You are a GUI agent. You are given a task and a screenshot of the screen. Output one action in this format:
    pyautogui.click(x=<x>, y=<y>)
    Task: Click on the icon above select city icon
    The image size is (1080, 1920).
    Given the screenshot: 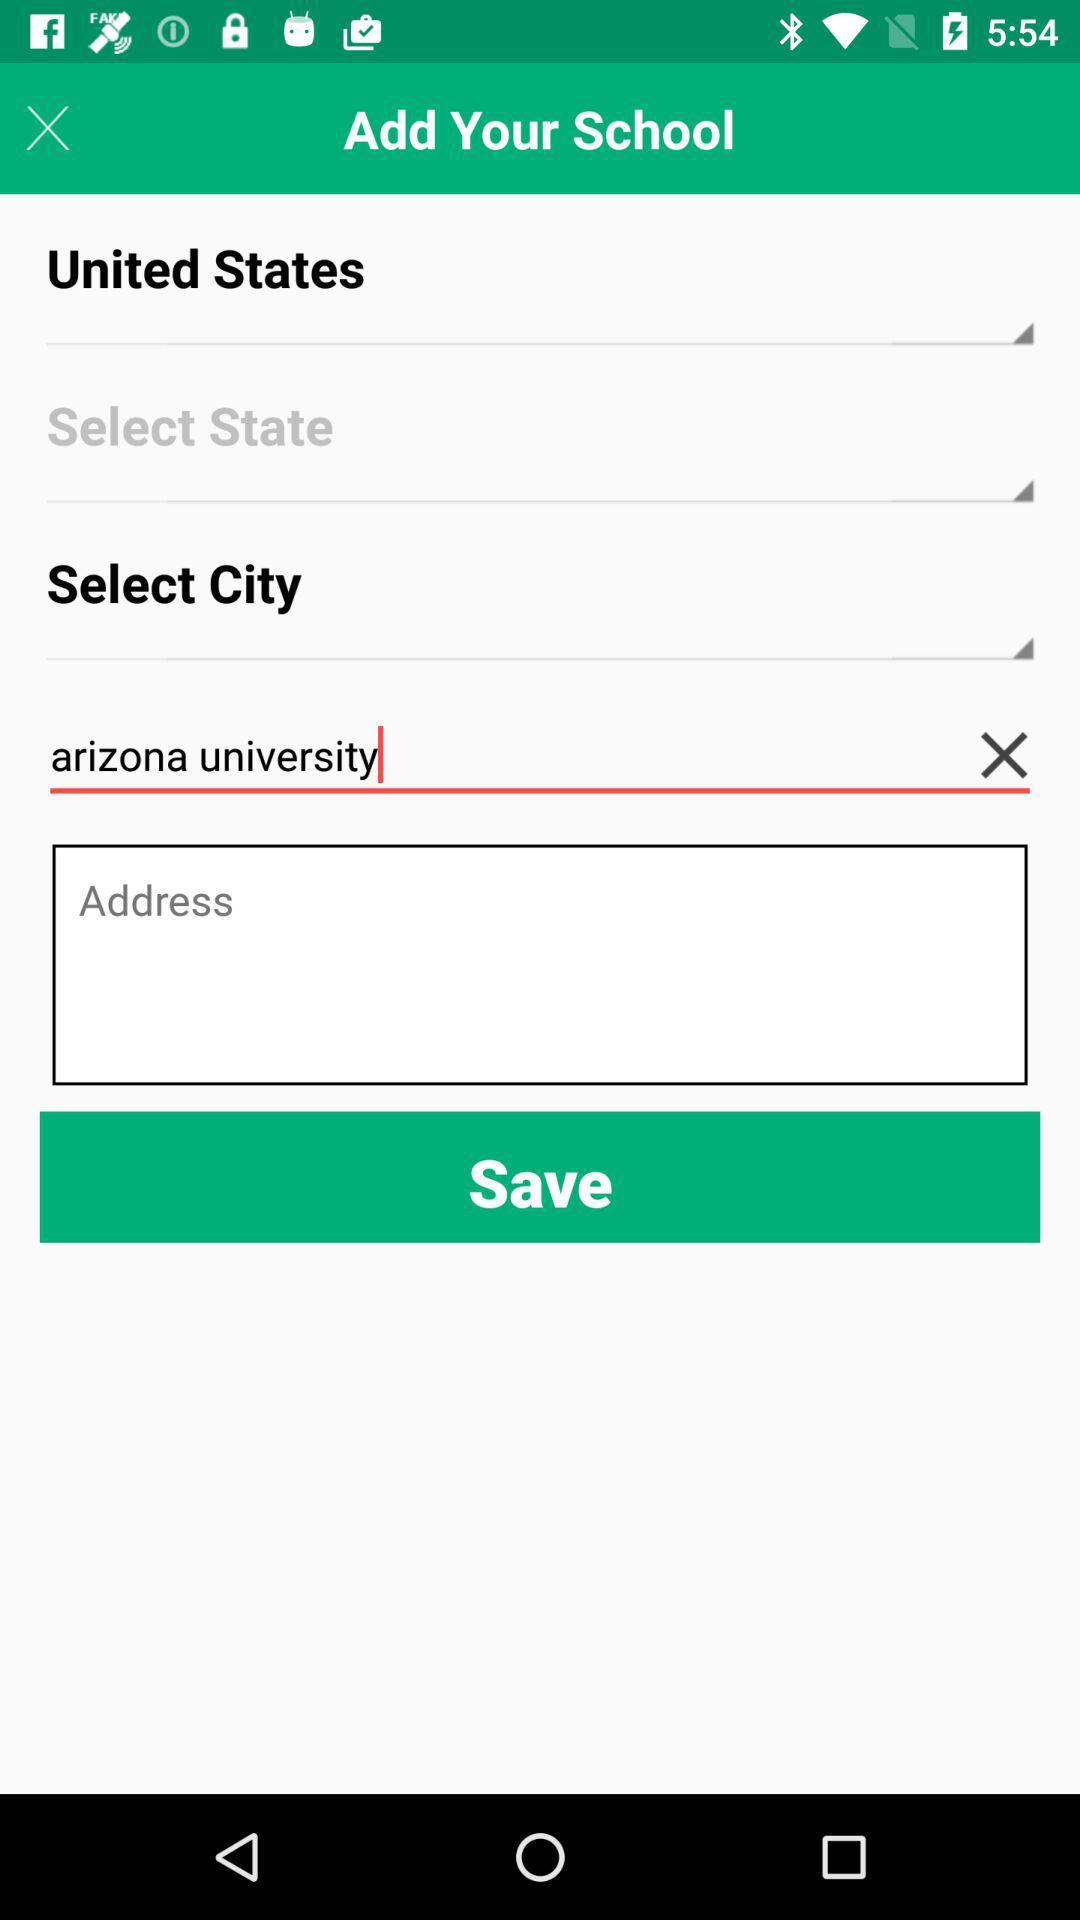 What is the action you would take?
    pyautogui.click(x=540, y=442)
    